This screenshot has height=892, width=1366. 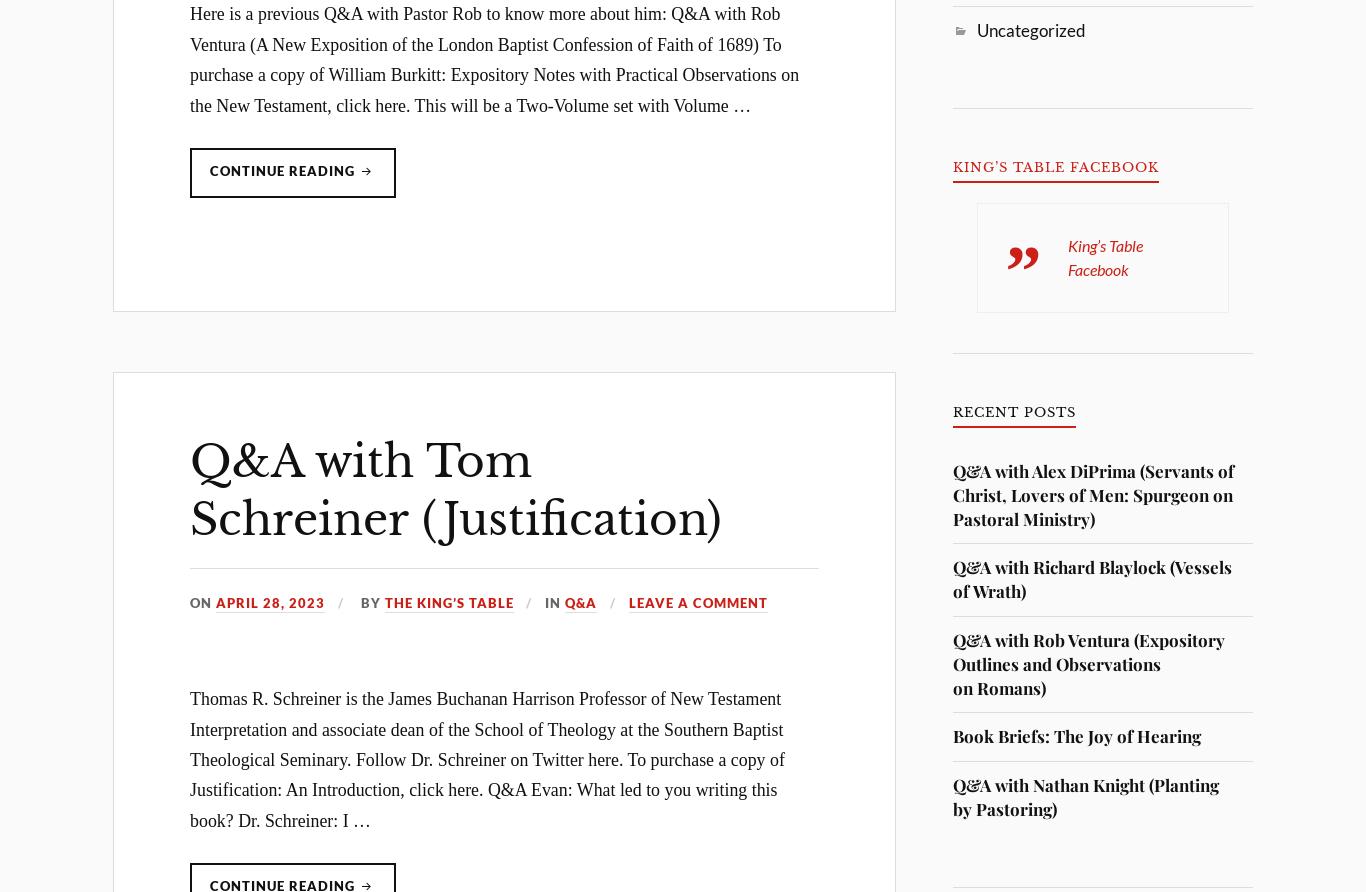 What do you see at coordinates (579, 601) in the screenshot?
I see `'Q&A'` at bounding box center [579, 601].